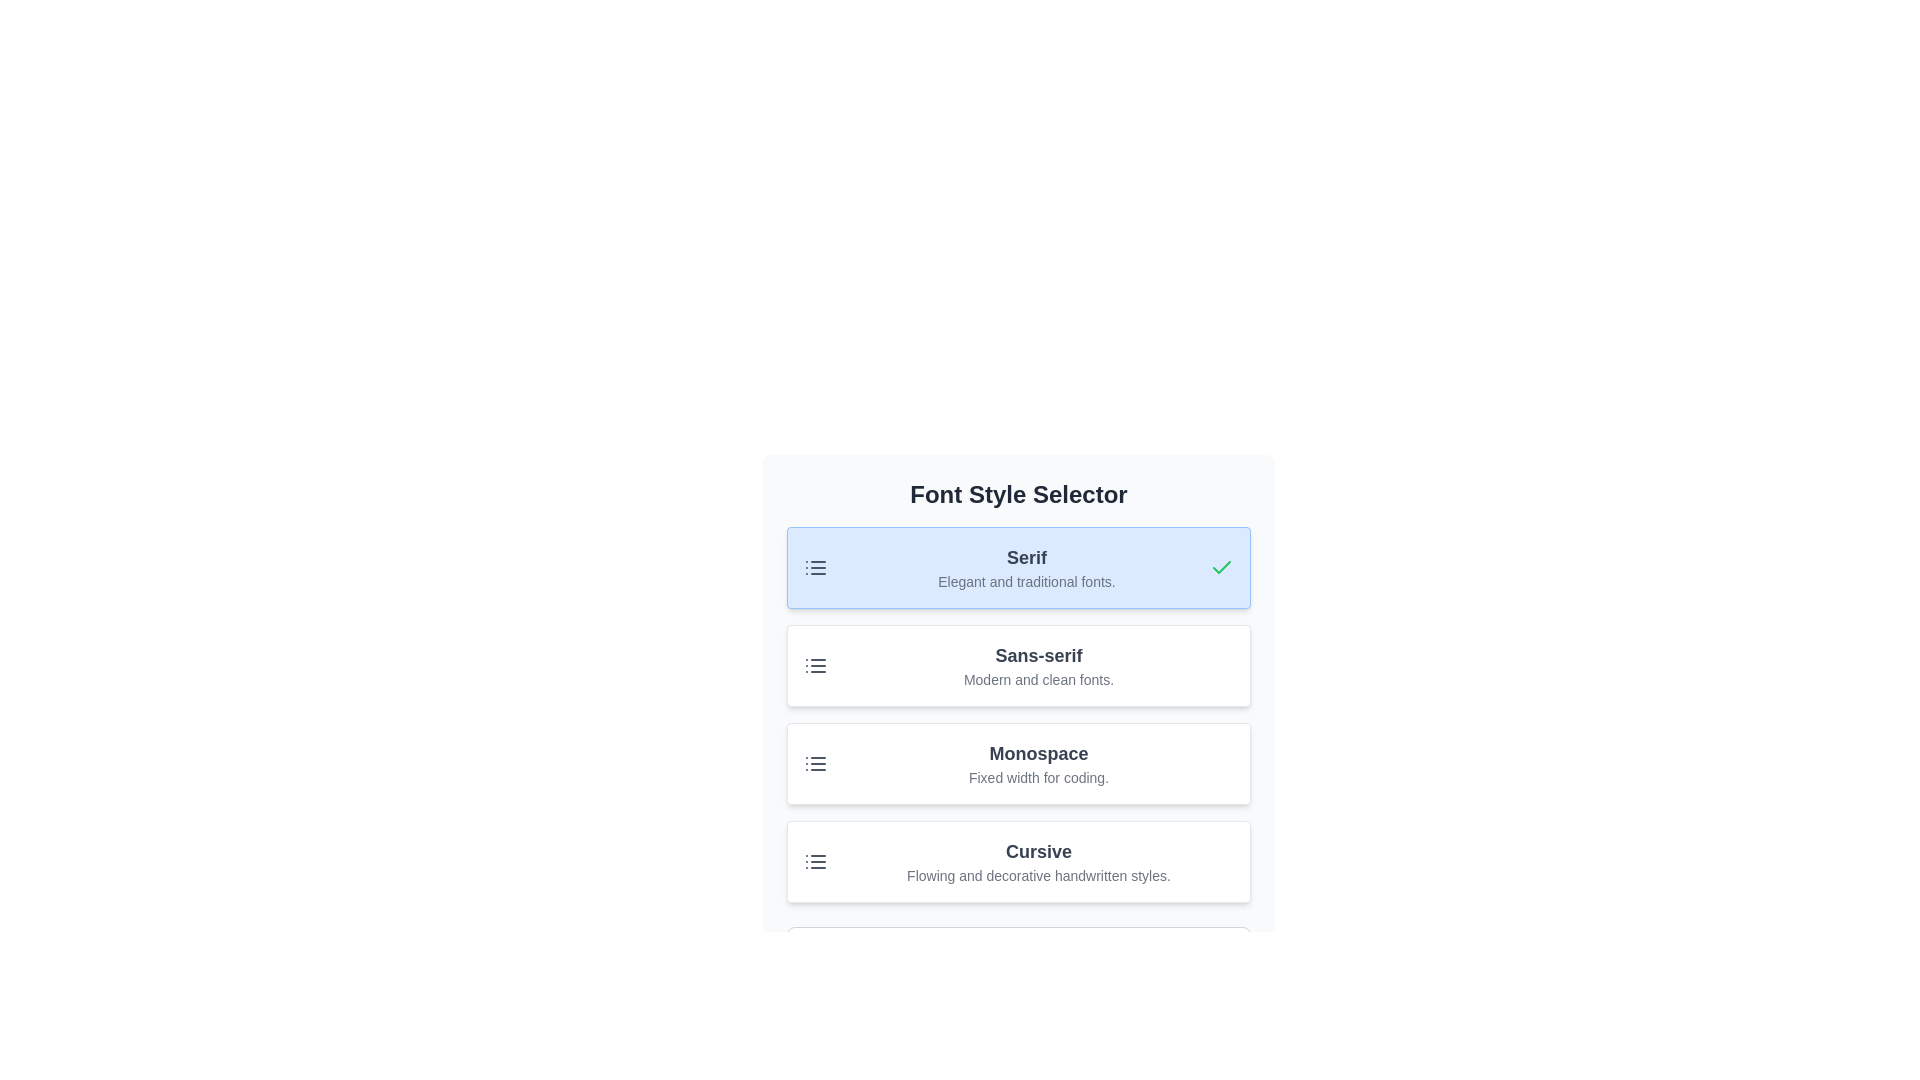 The height and width of the screenshot is (1080, 1920). Describe the element at coordinates (816, 860) in the screenshot. I see `the icon representing the 'Cursive' font style option in the Font Style Selector` at that location.